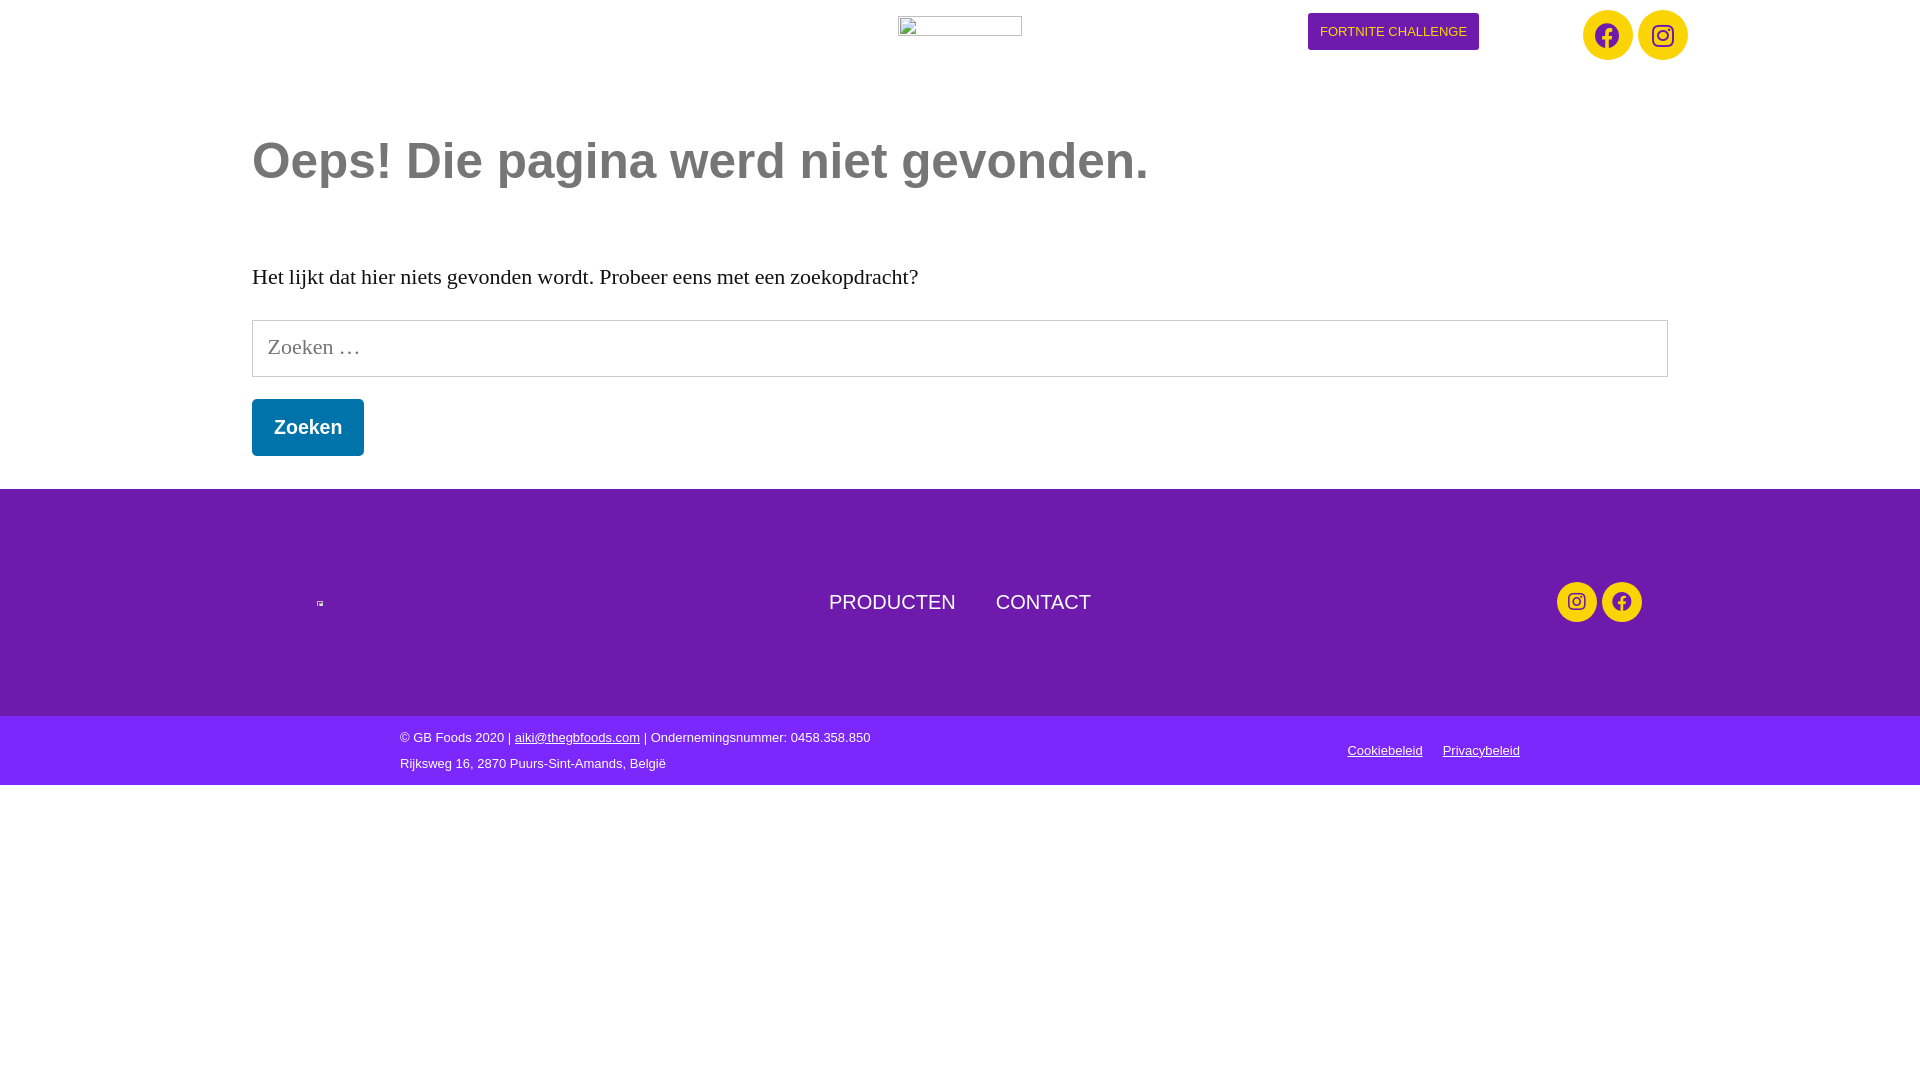 The width and height of the screenshot is (1920, 1080). What do you see at coordinates (1383, 750) in the screenshot?
I see `'Cookiebeleid'` at bounding box center [1383, 750].